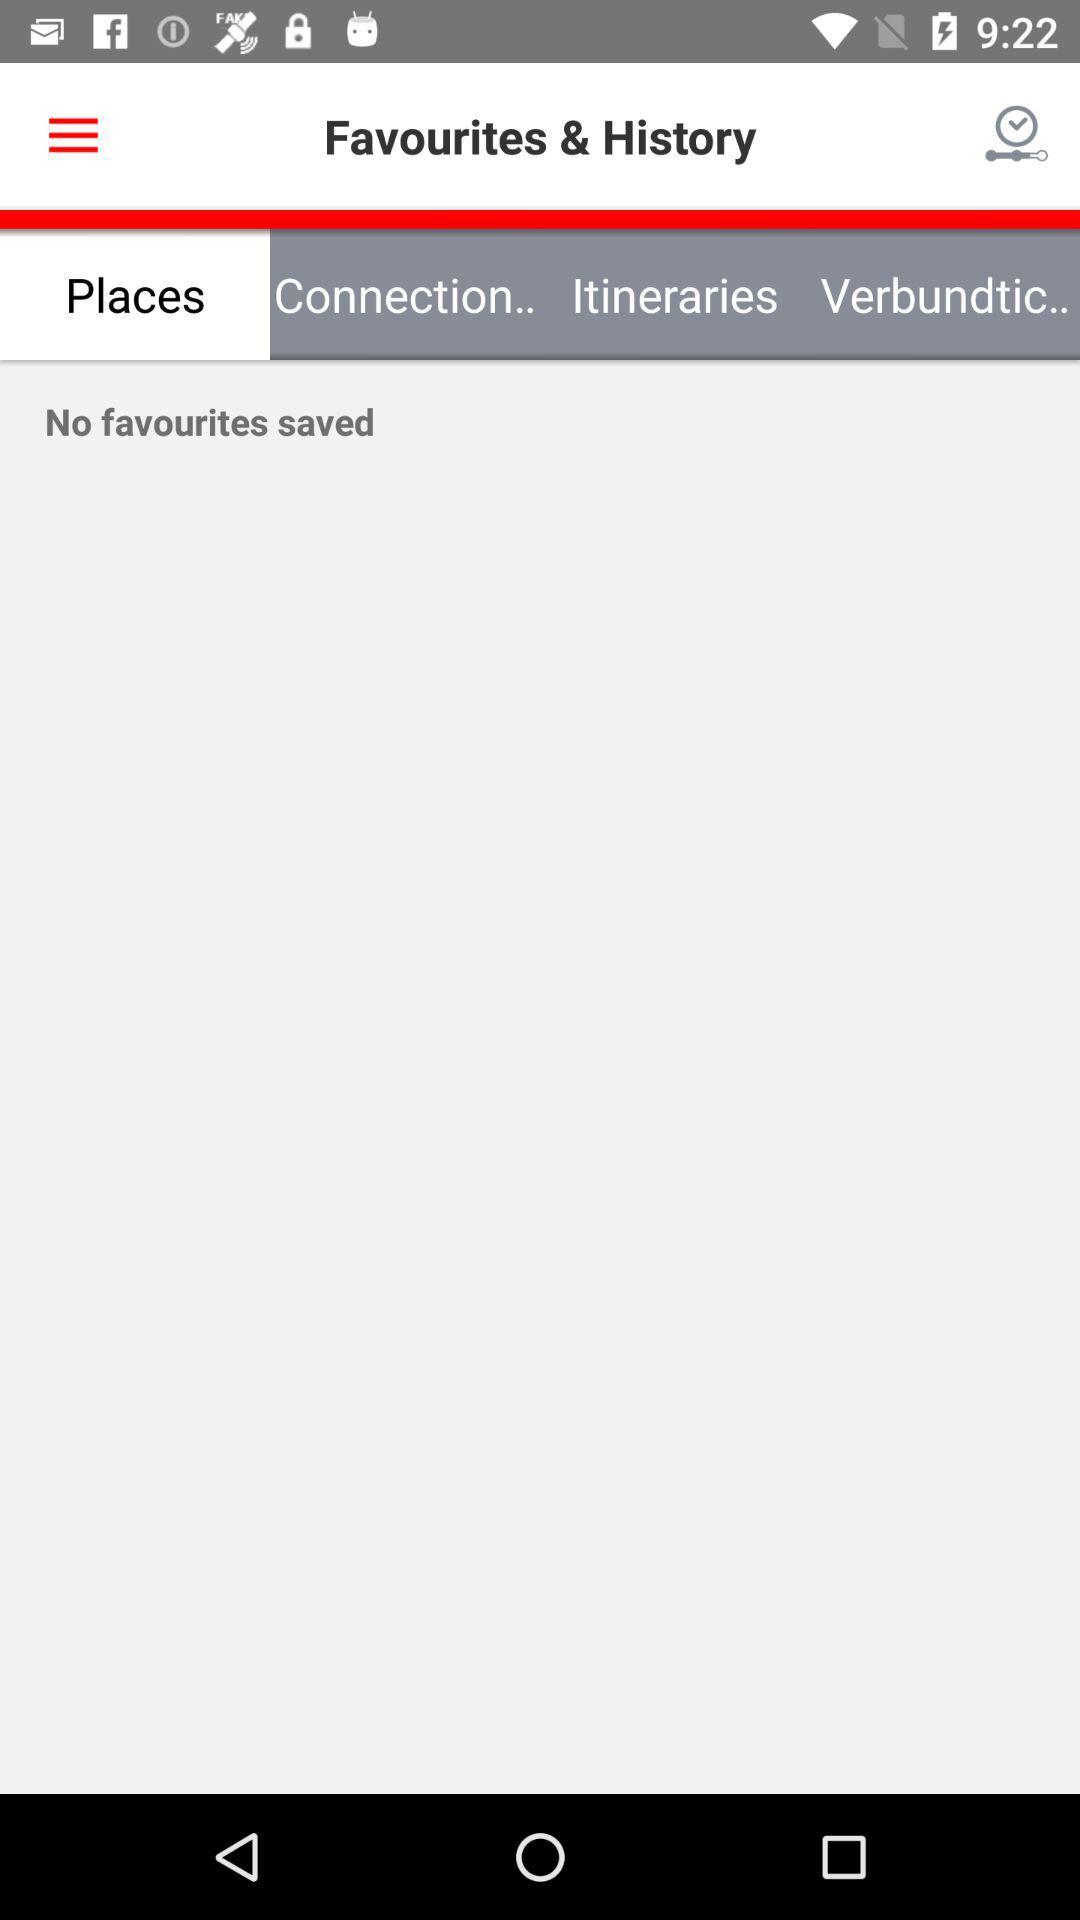 The width and height of the screenshot is (1080, 1920). I want to click on icon to the right of places, so click(405, 293).